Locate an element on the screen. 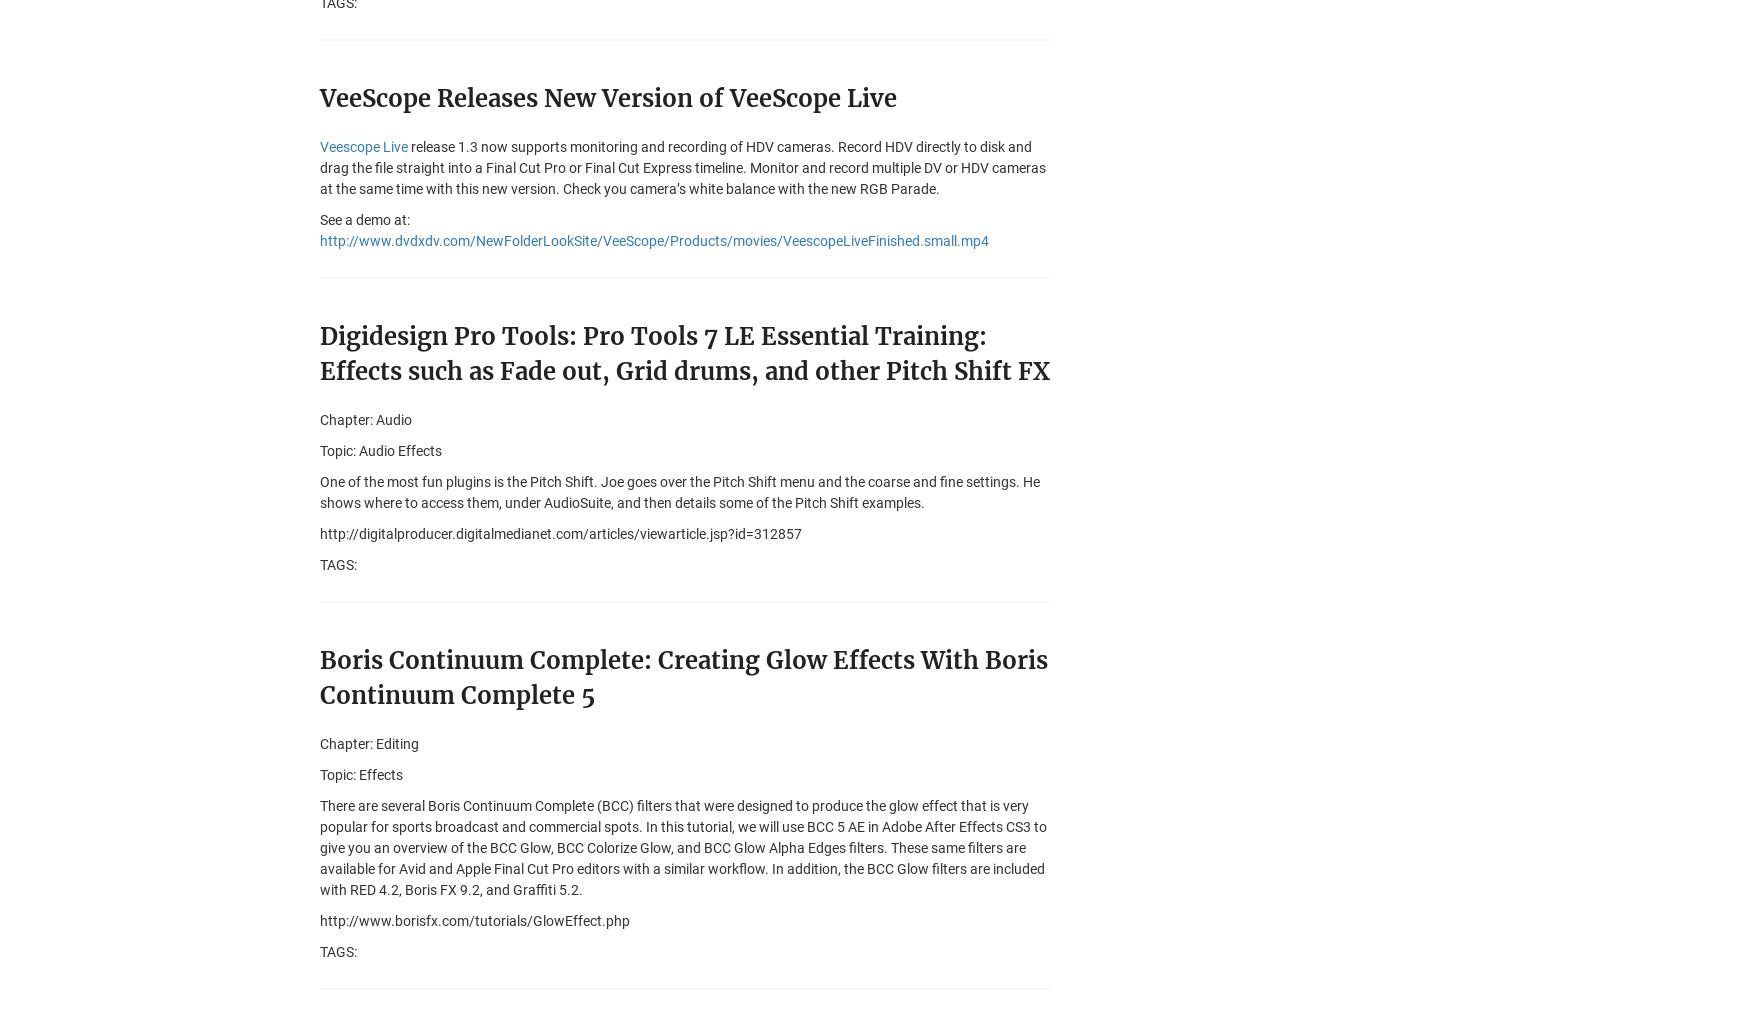 The image size is (1750, 1013). 'http://www.dvdxdv.com/NewFolderLookSite/VeeScope/Products/movies/VeescopeLiveFinished.small.mp4' is located at coordinates (653, 238).